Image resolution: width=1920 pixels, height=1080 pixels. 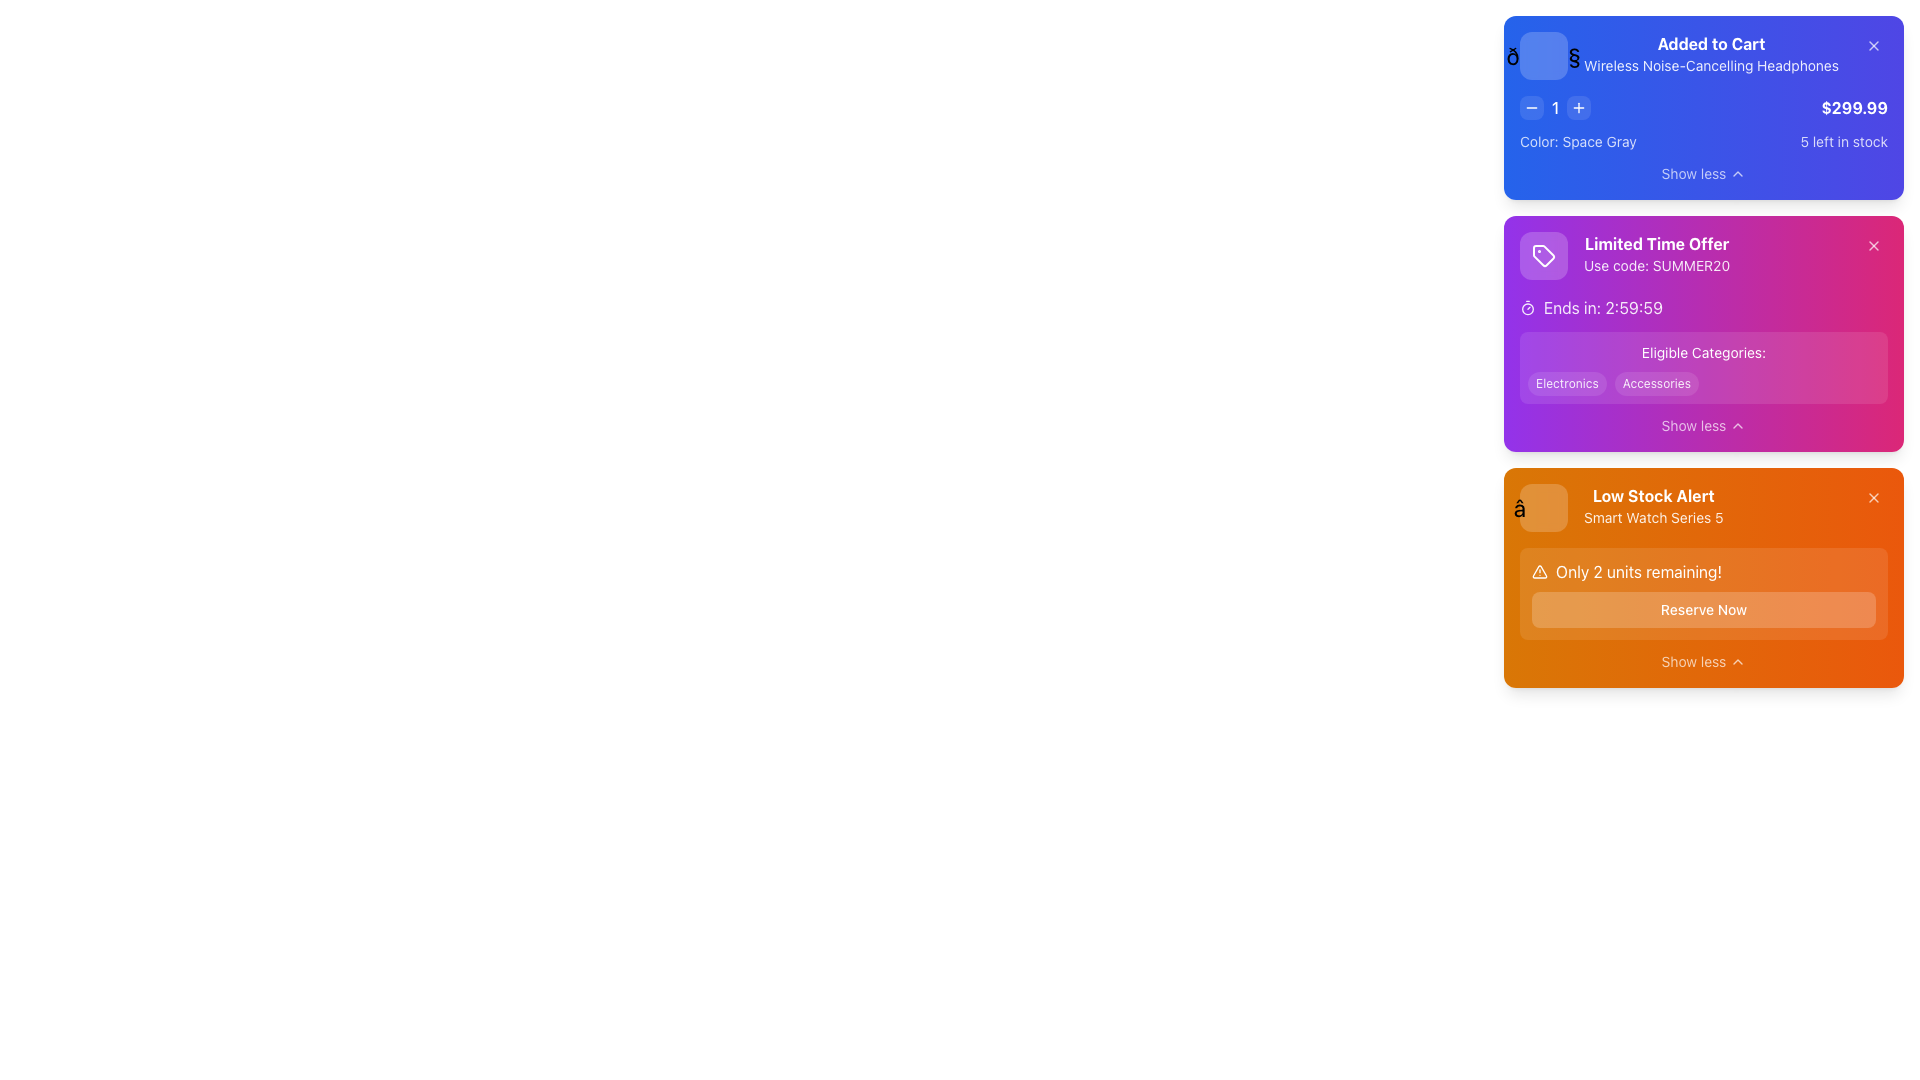 I want to click on details of the 'Added to Cart' section which includes quantity adjustment buttons, a price tag, color description, and stock note, so click(x=1703, y=123).